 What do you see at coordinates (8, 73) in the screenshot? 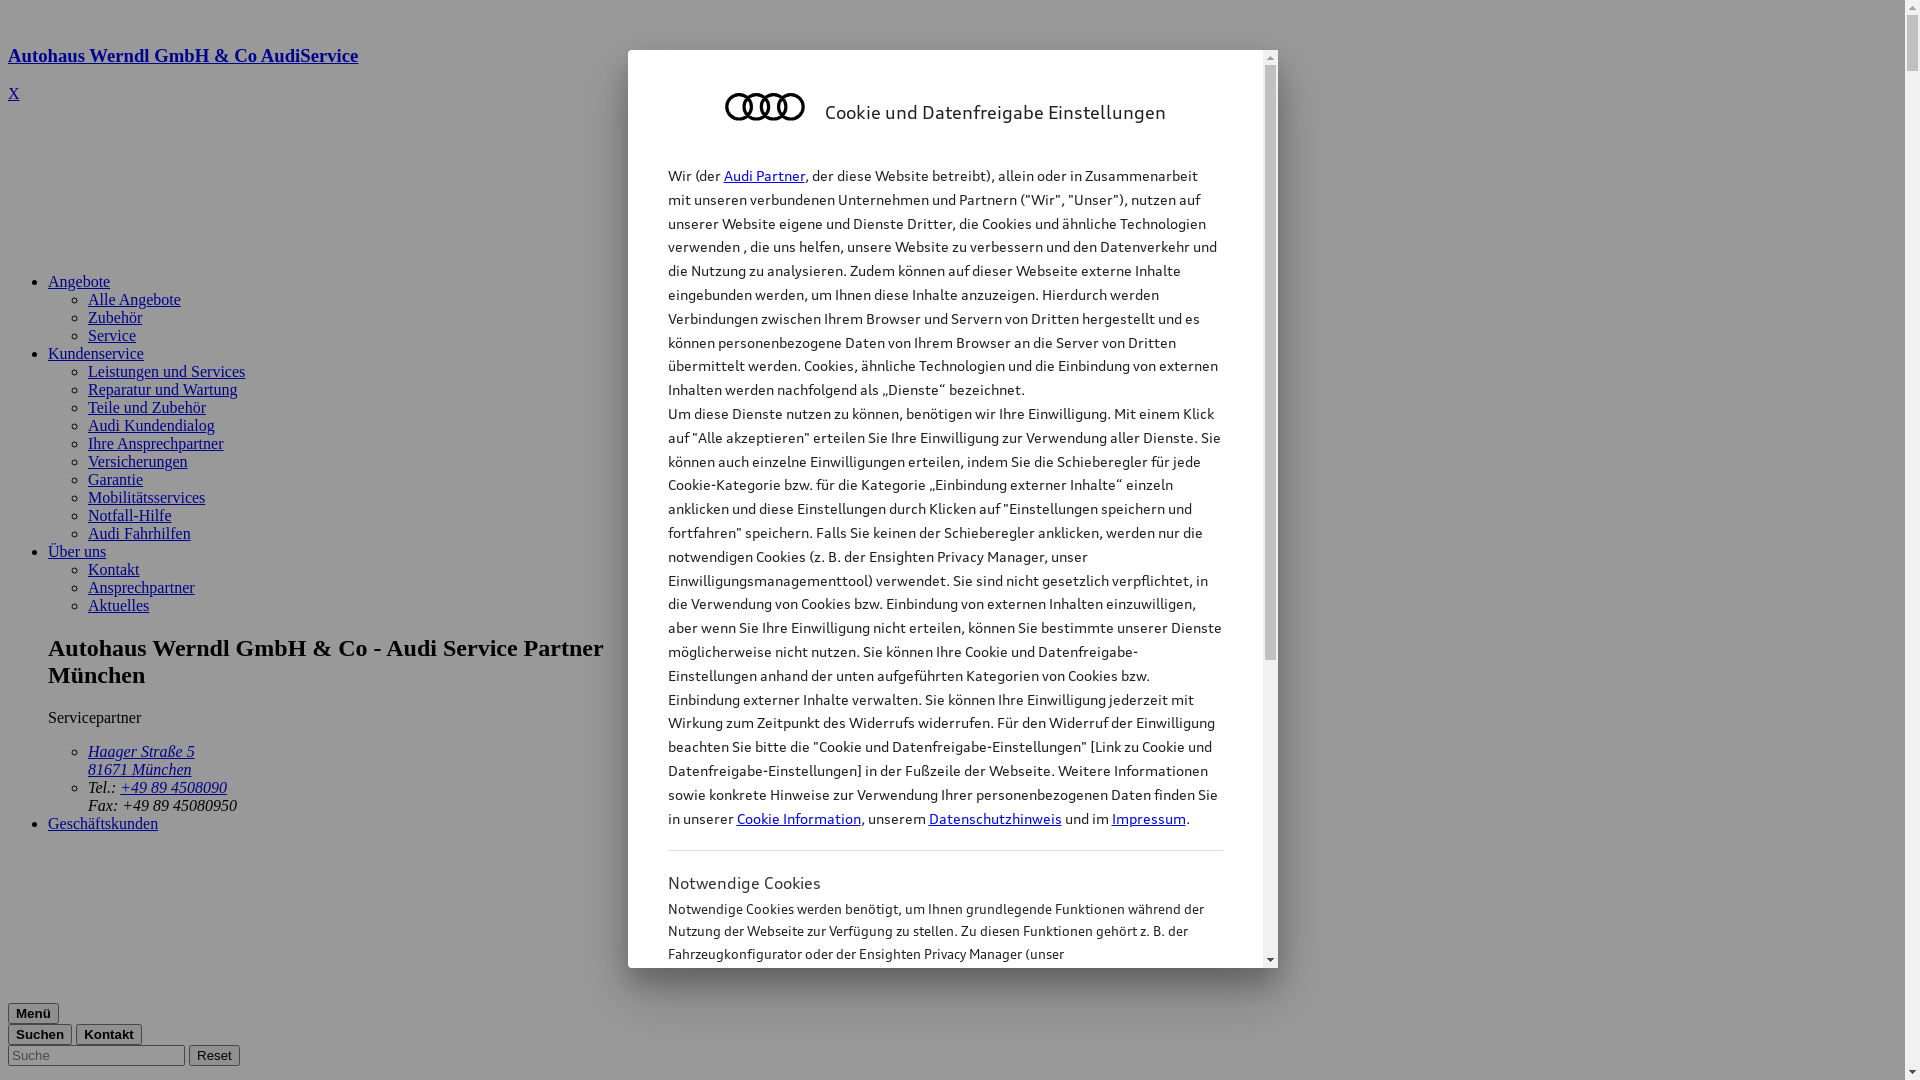
I see `'Autohaus Werndl GmbH & Co AudiService'` at bounding box center [8, 73].